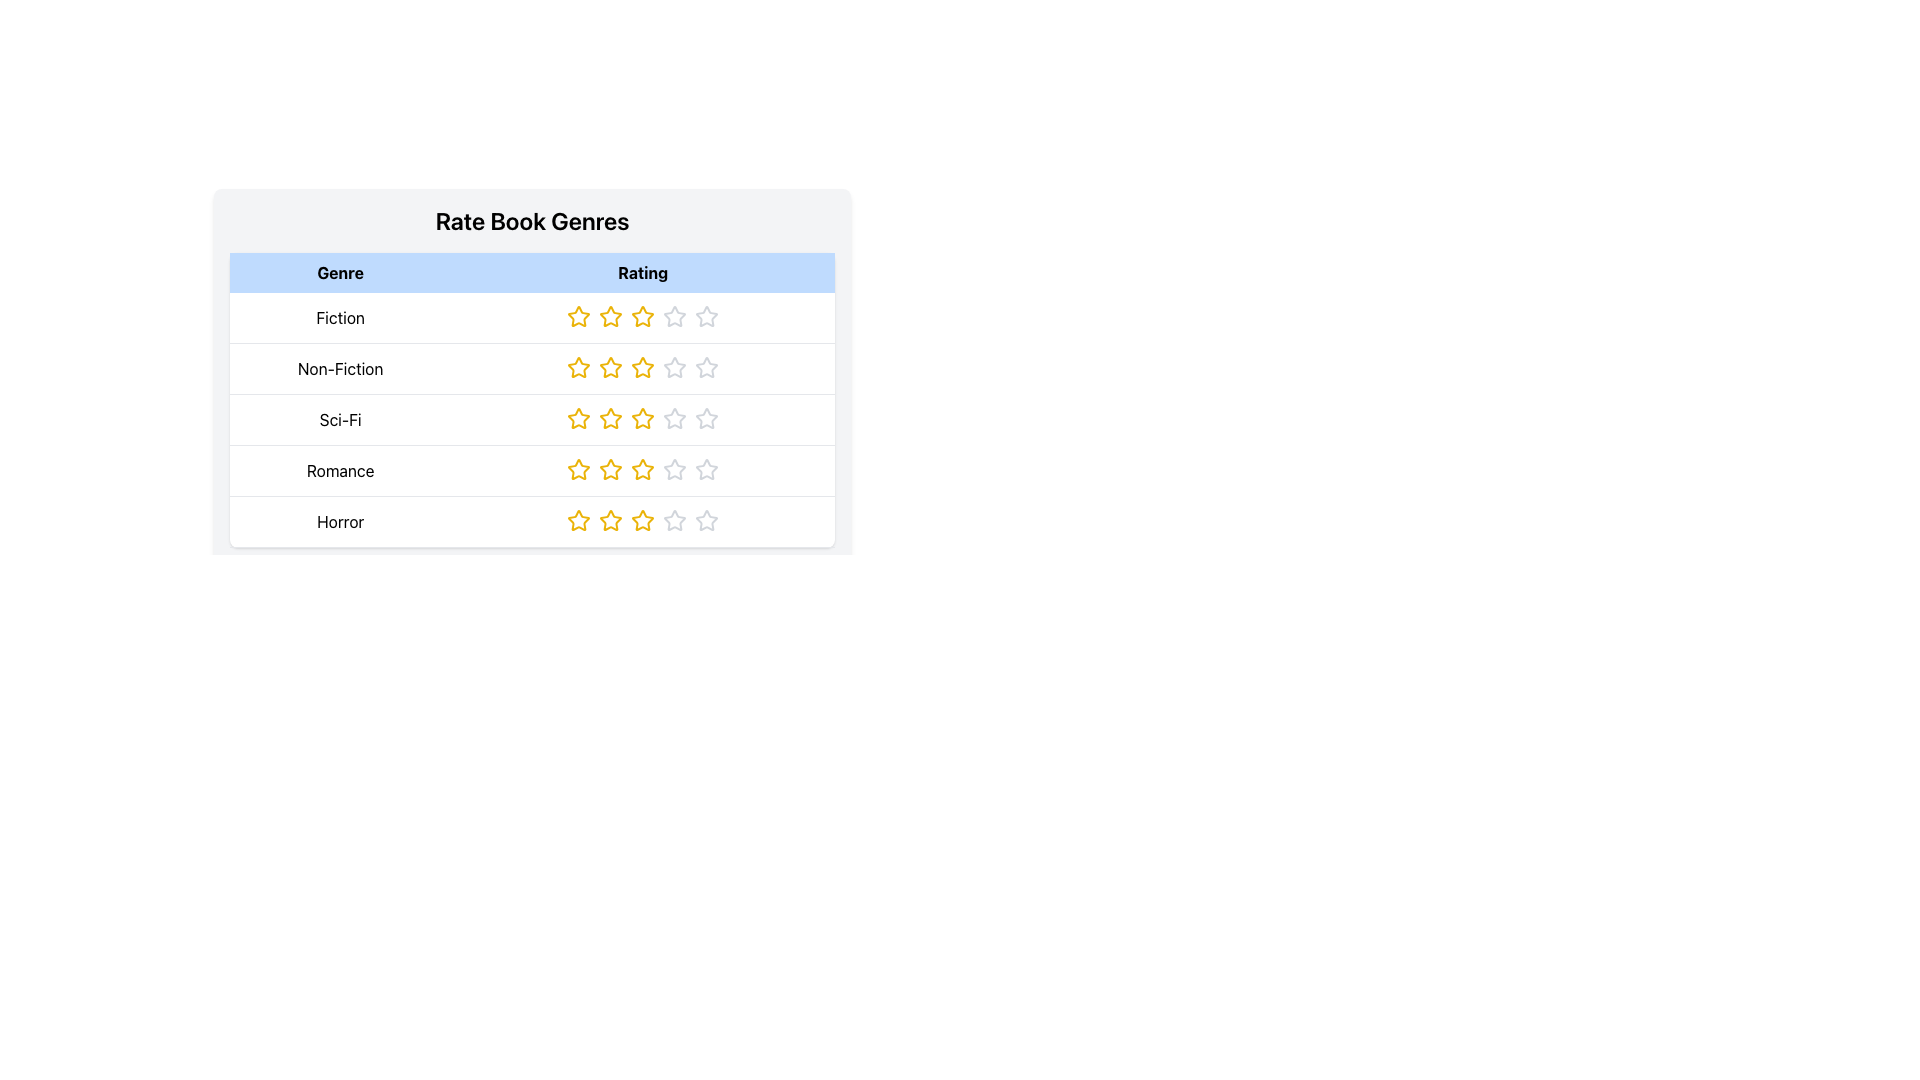 The image size is (1920, 1080). What do you see at coordinates (675, 315) in the screenshot?
I see `on the fourth star icon in the 'Rating' column of the 'Rate Book Genres' table` at bounding box center [675, 315].